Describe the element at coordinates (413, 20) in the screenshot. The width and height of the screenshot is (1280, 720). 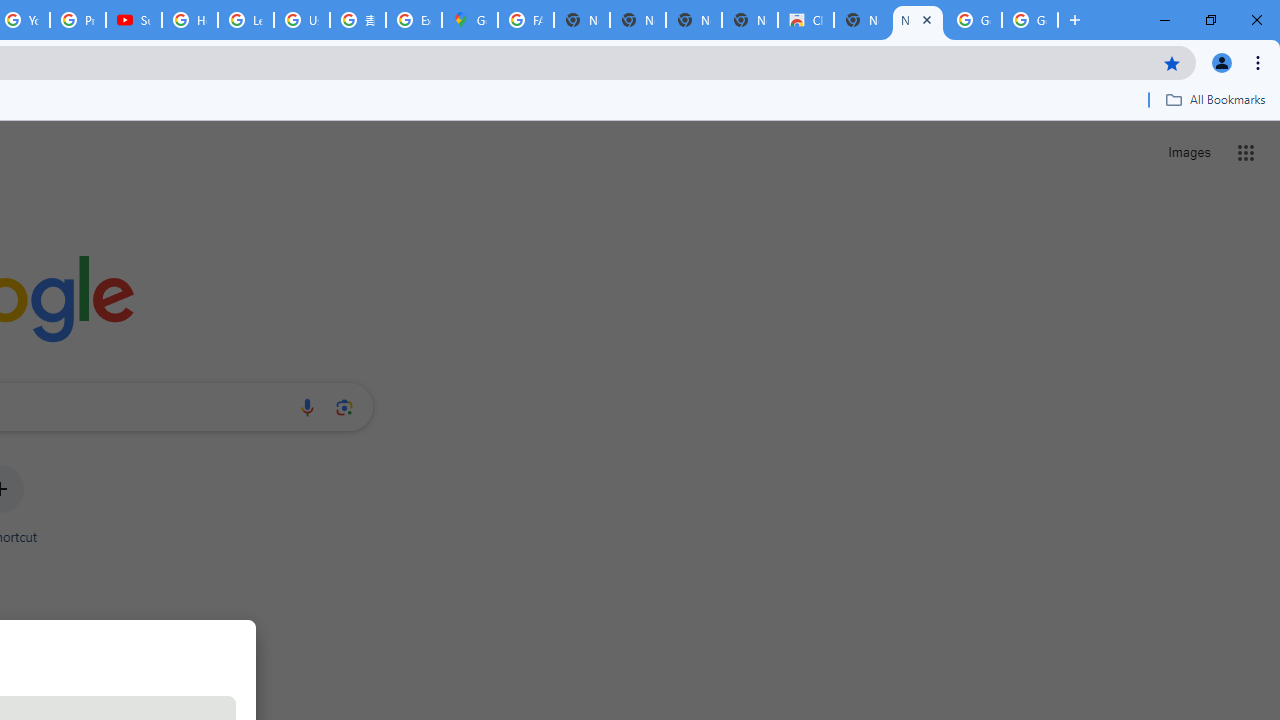
I see `'Explore new street-level details - Google Maps Help'` at that location.